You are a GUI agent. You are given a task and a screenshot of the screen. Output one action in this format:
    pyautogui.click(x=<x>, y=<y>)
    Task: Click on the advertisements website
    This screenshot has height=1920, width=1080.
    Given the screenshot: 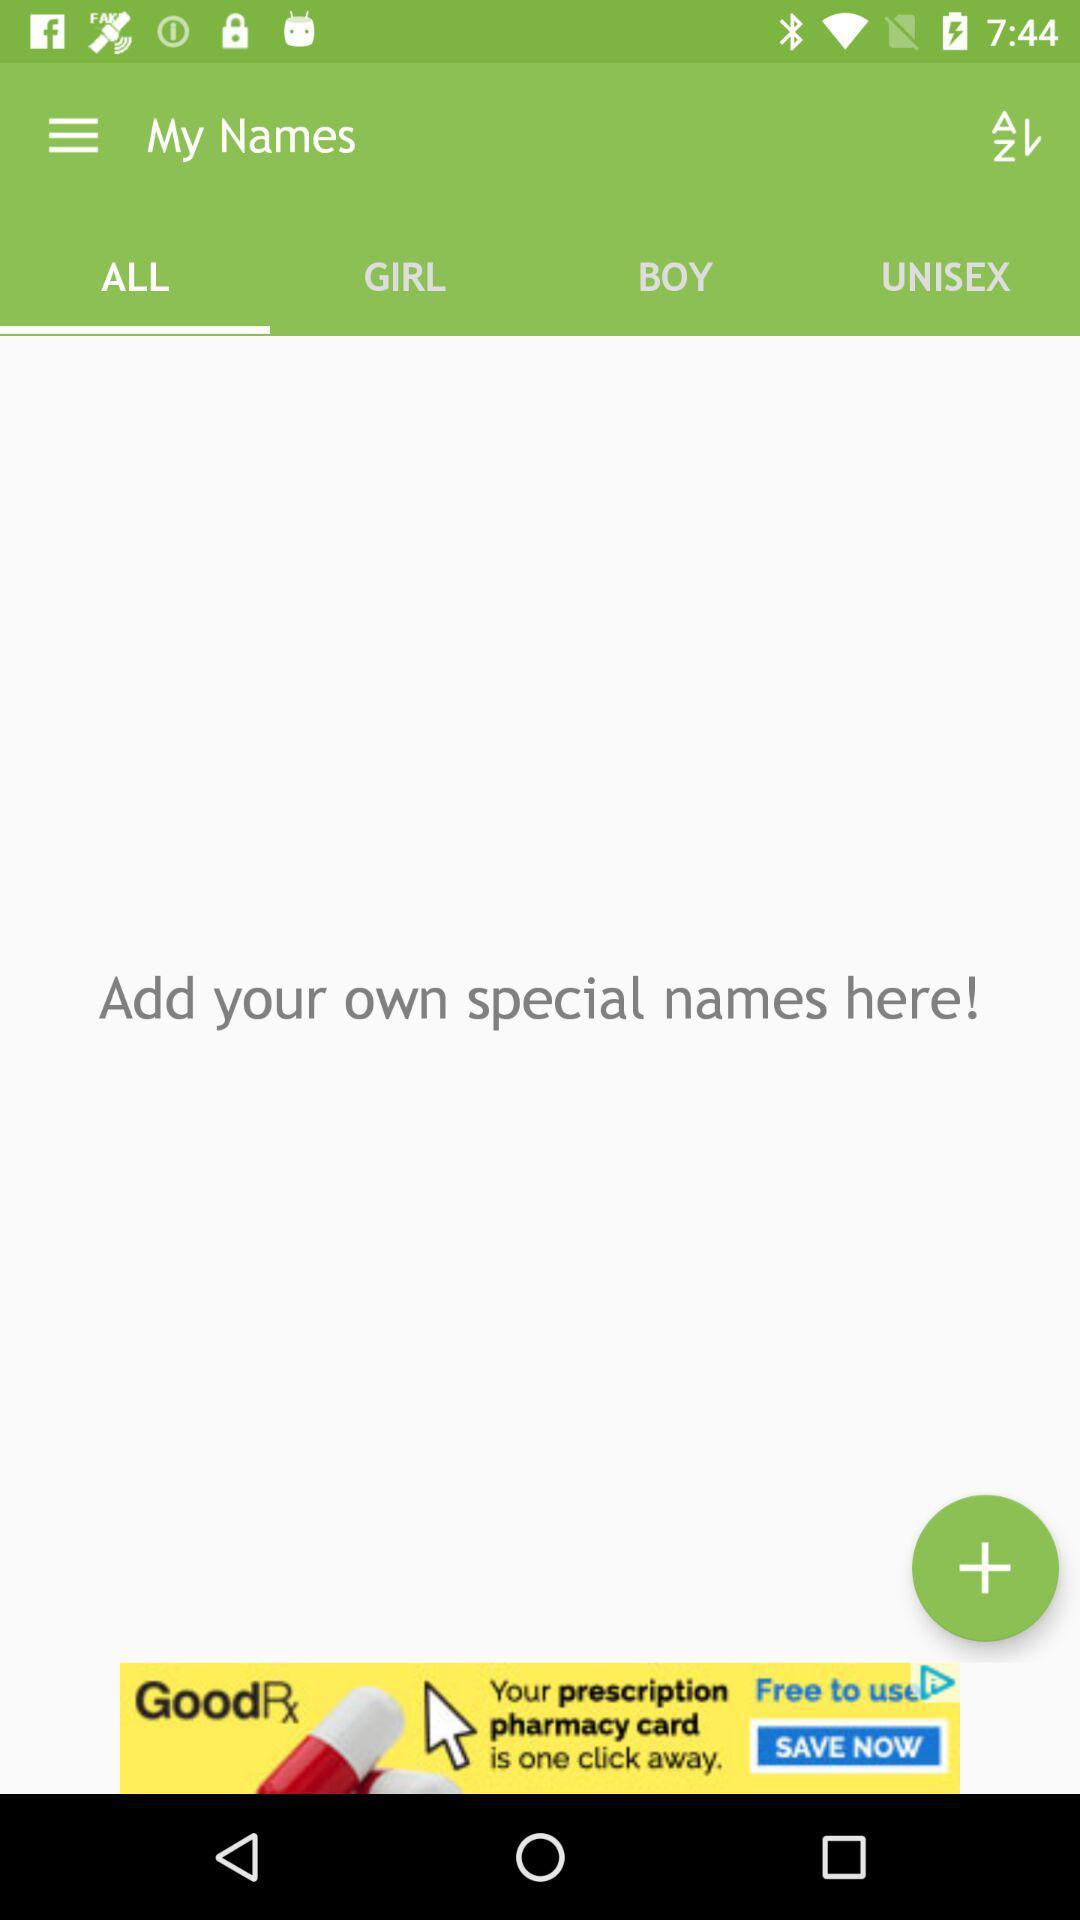 What is the action you would take?
    pyautogui.click(x=540, y=1727)
    